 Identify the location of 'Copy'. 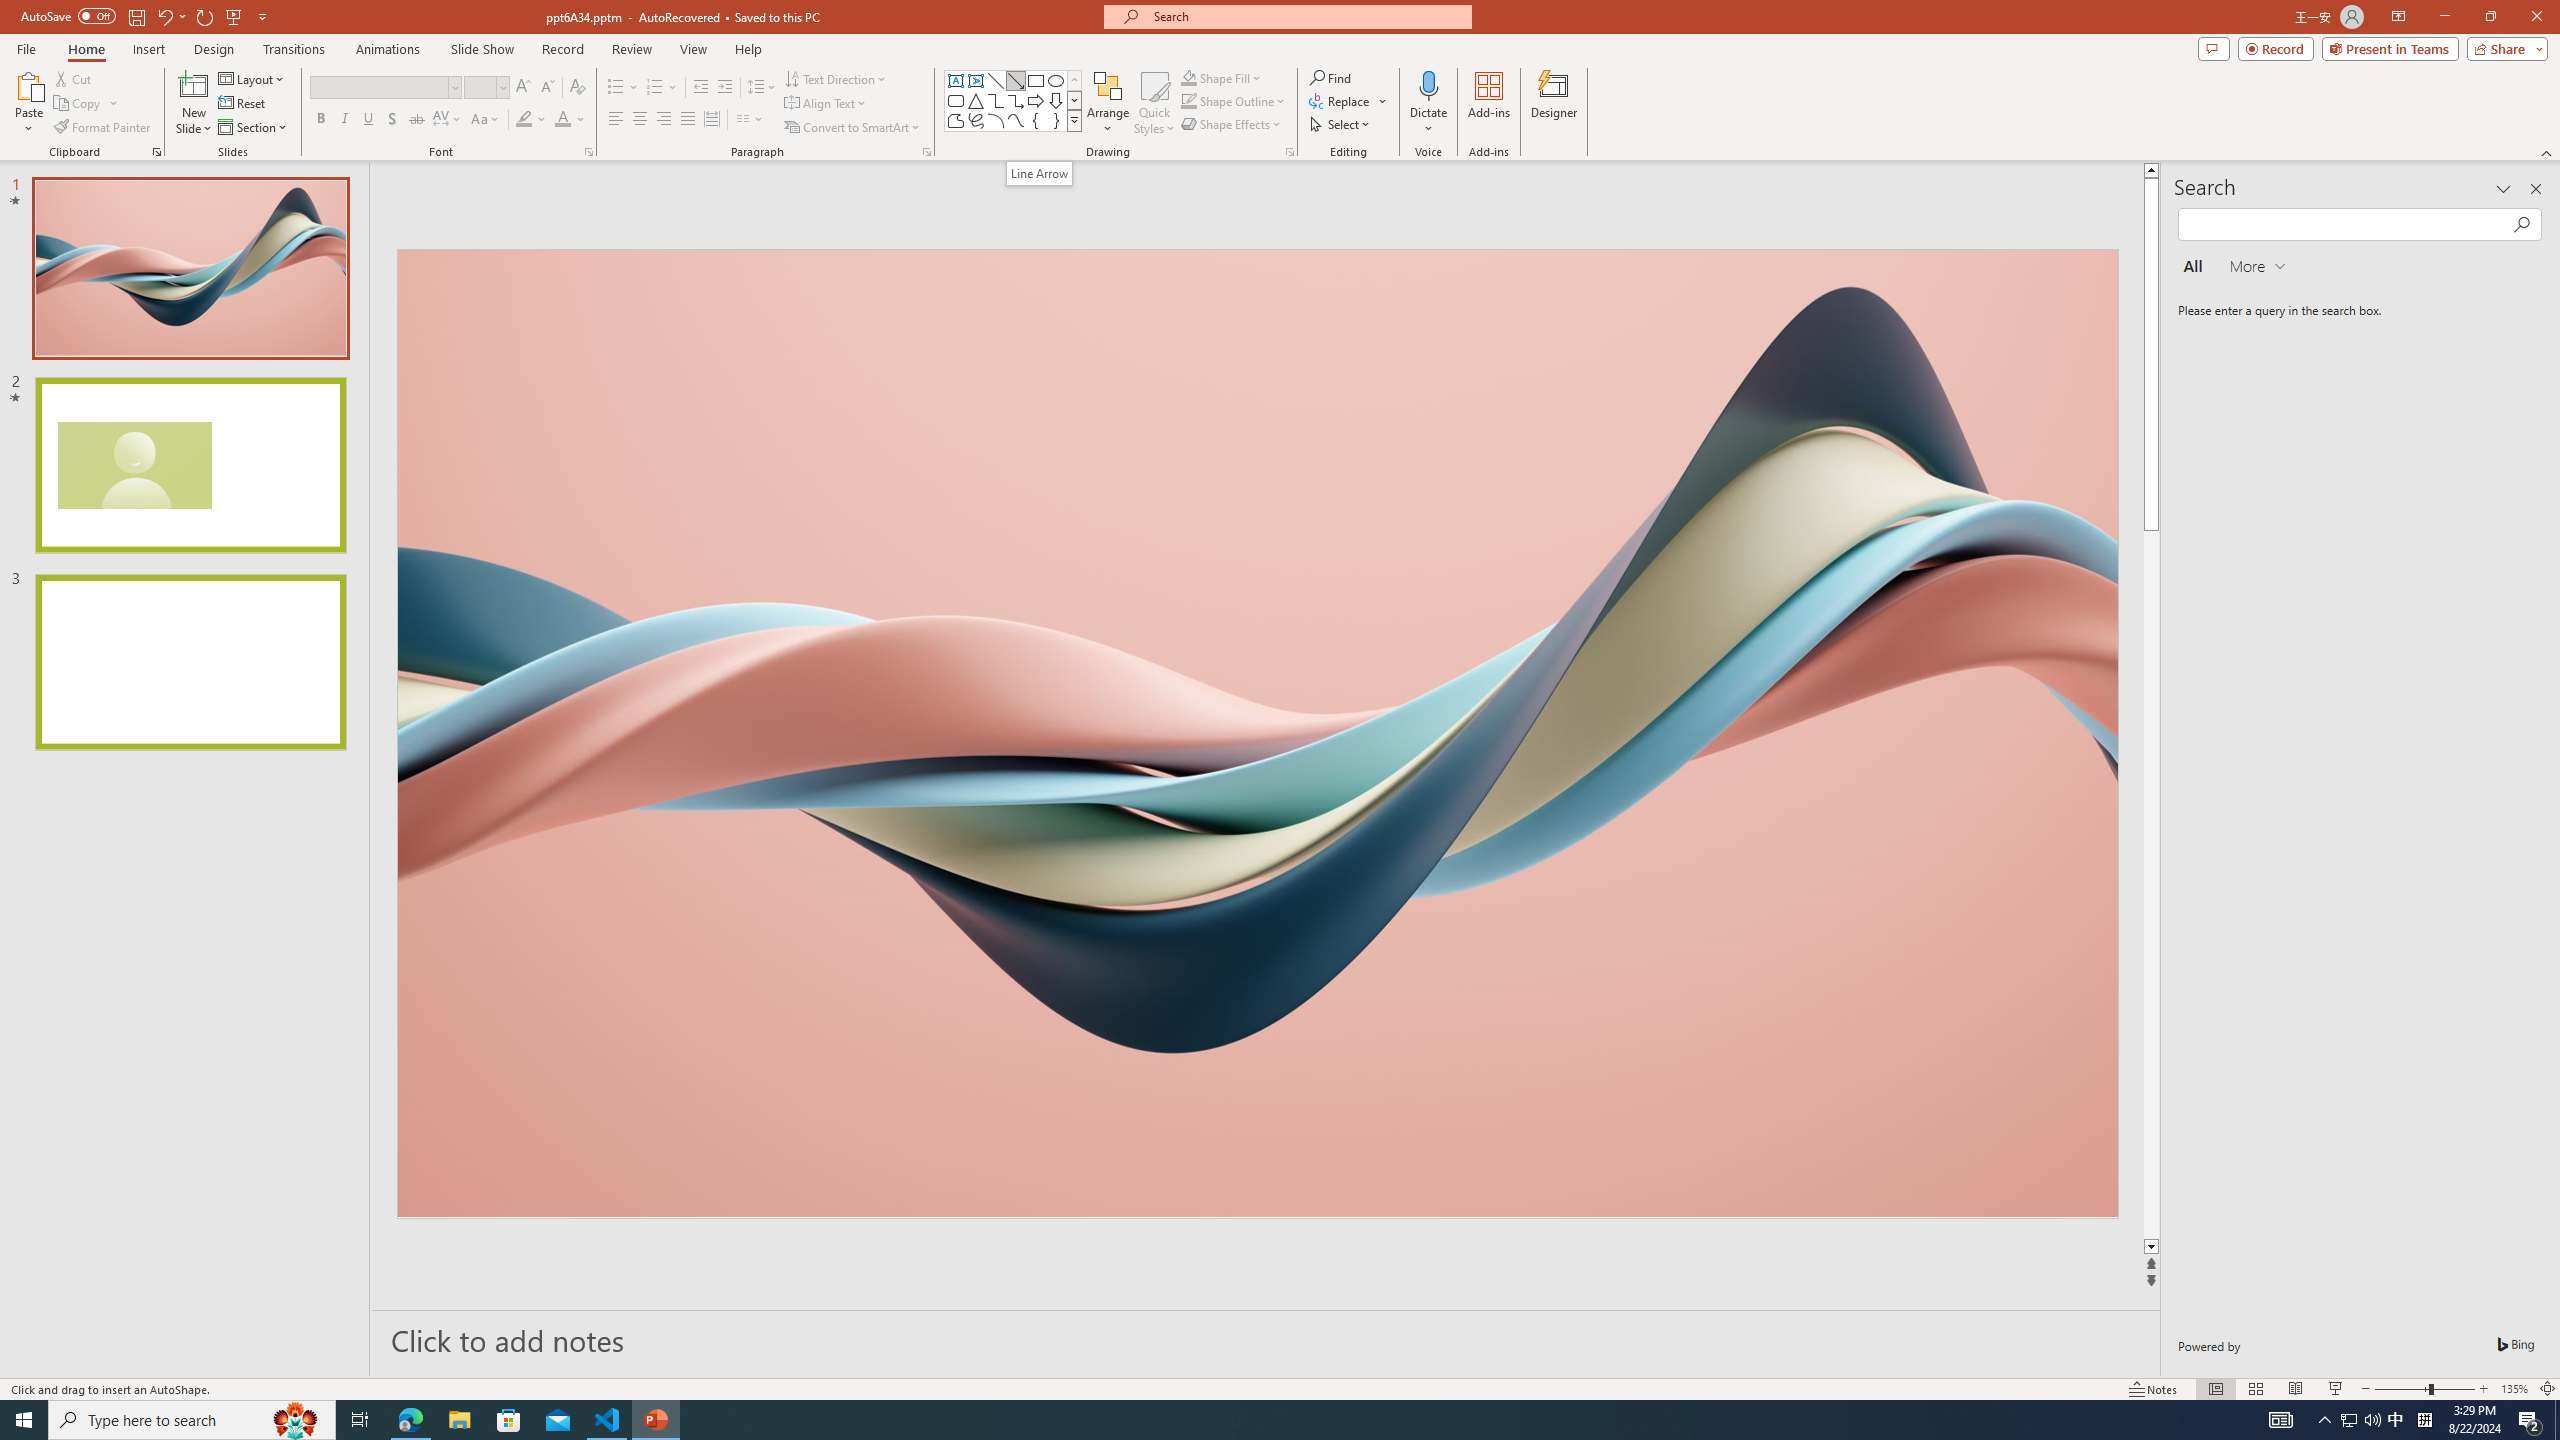
(78, 103).